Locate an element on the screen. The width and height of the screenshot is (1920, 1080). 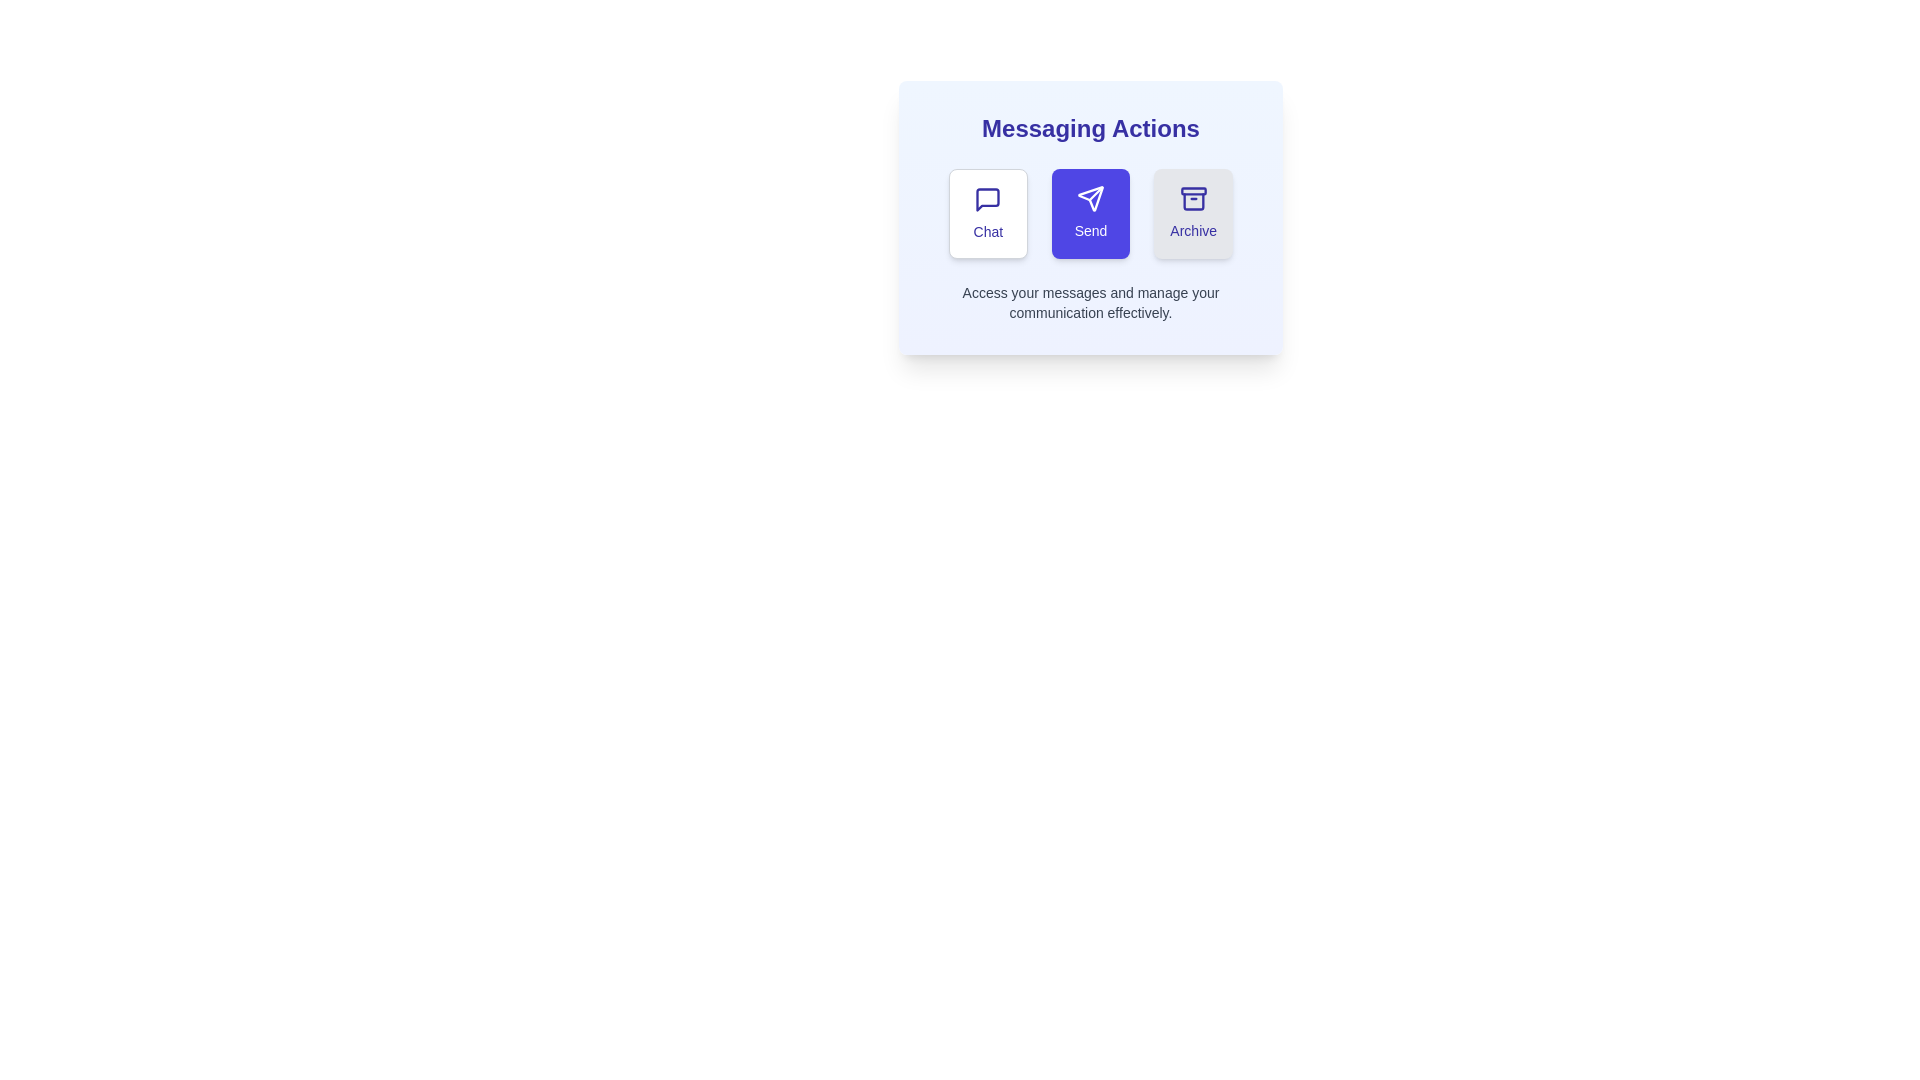
the blue 'Send' button with rounded corners in the 'Messaging Actions' section to observe any visual changes or tooltips is located at coordinates (1089, 213).